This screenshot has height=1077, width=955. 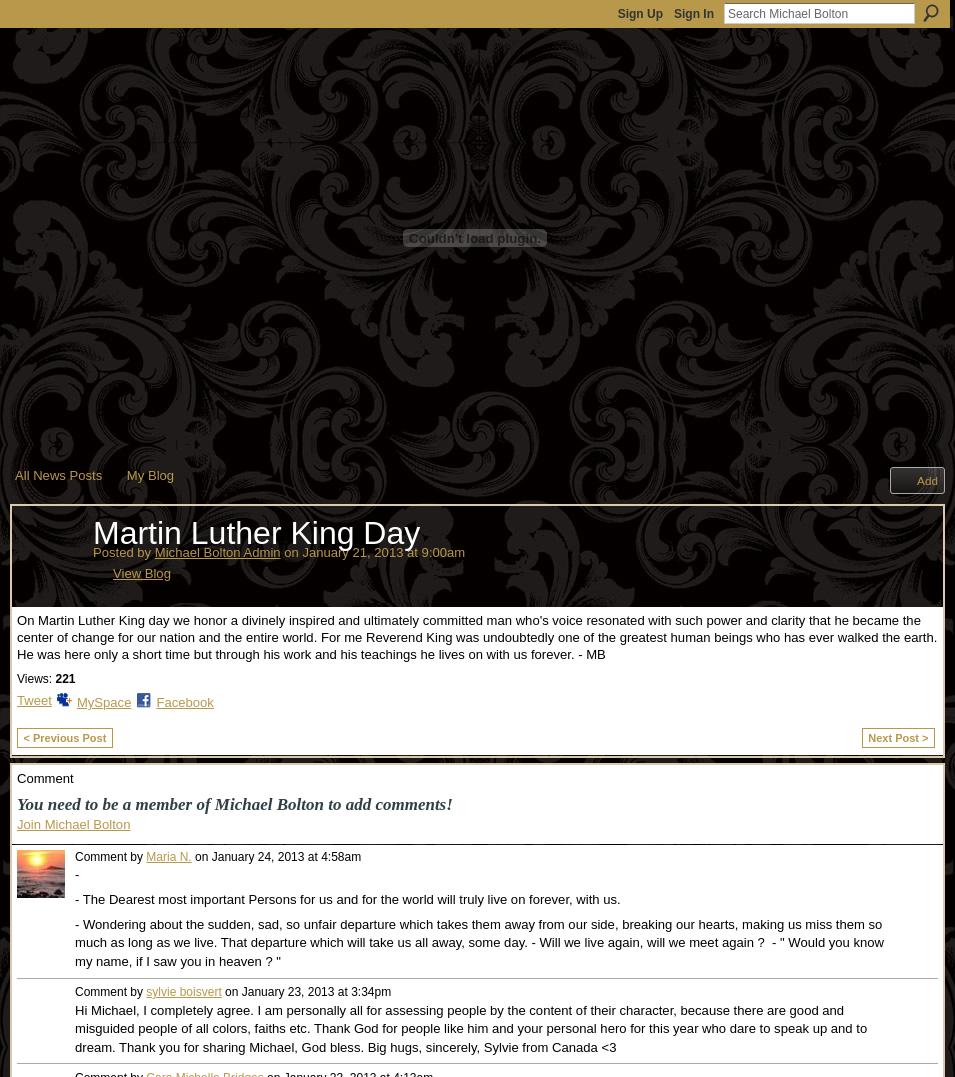 What do you see at coordinates (155, 701) in the screenshot?
I see `'Facebook'` at bounding box center [155, 701].